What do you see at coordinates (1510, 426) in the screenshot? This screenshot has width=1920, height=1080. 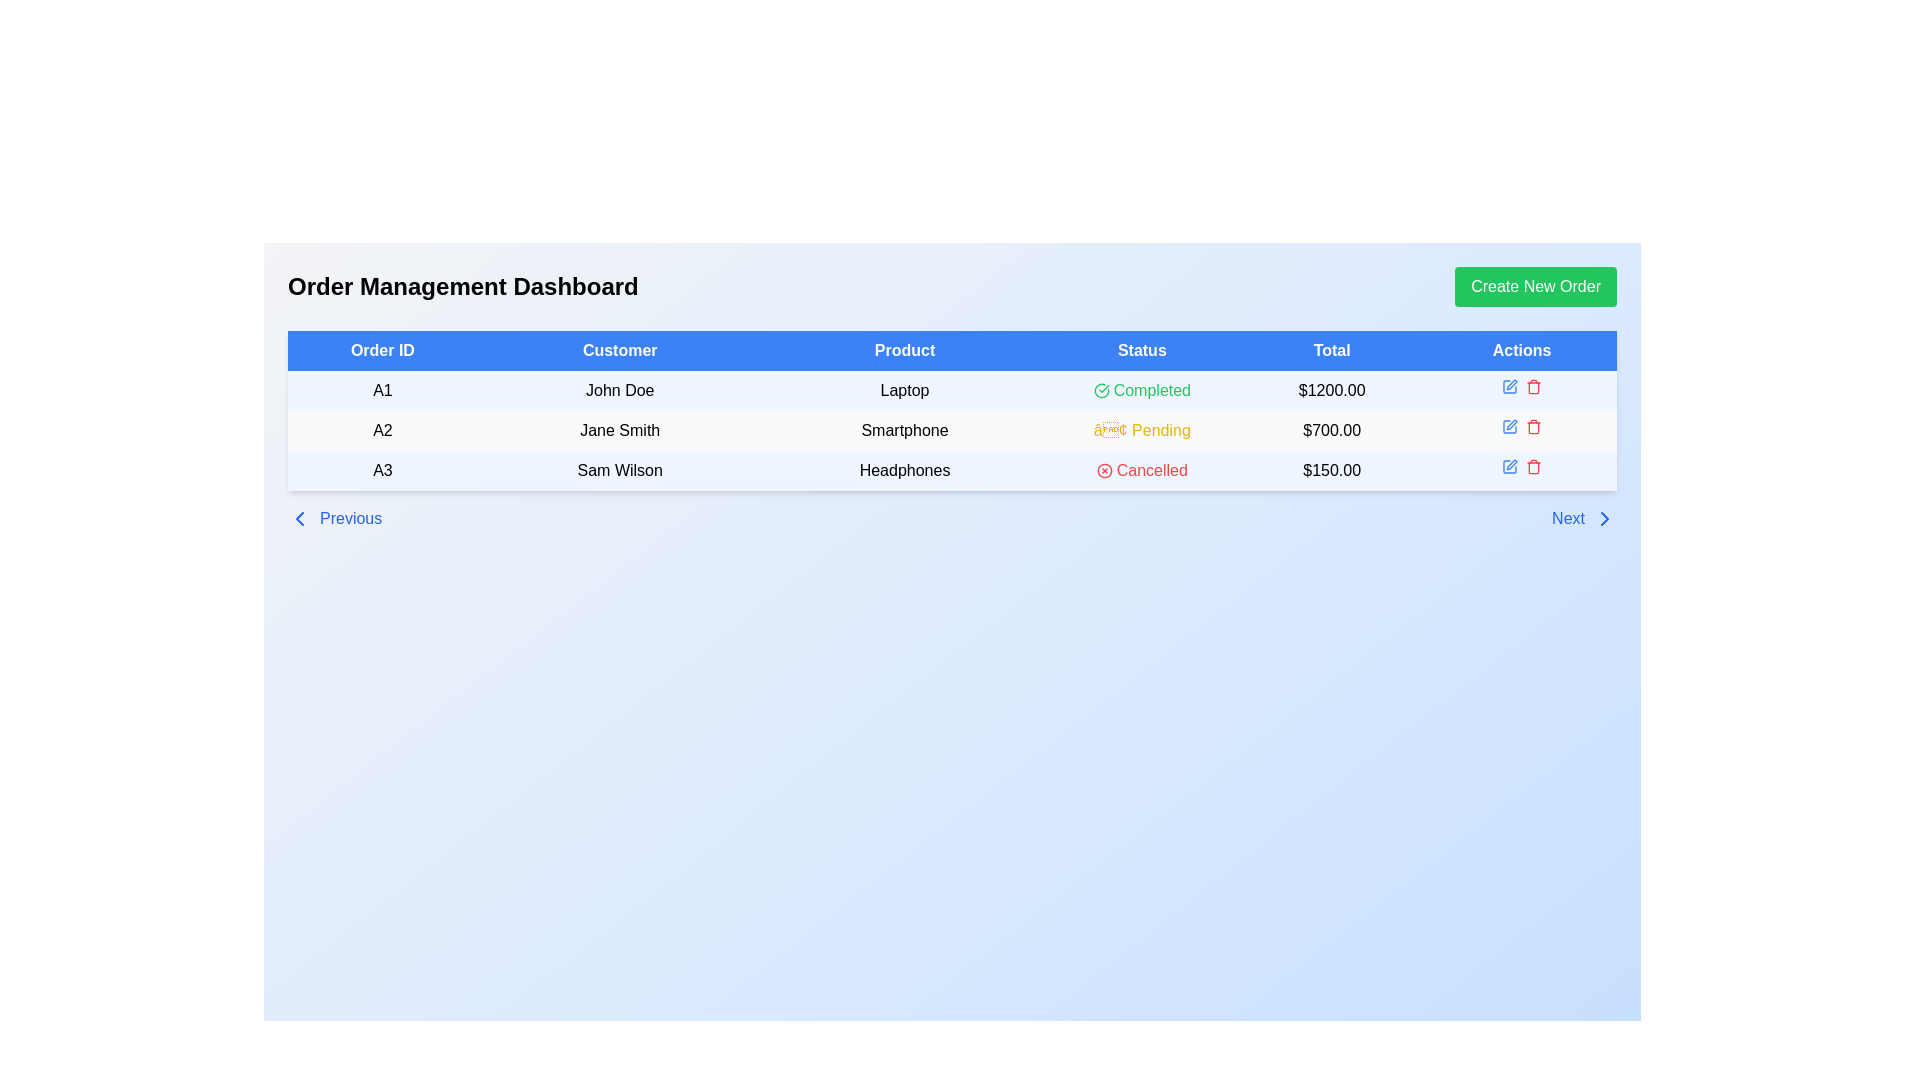 I see `the graphical icon representing a square with a pen overlay located in the 'Actions' column of the second row of the table` at bounding box center [1510, 426].